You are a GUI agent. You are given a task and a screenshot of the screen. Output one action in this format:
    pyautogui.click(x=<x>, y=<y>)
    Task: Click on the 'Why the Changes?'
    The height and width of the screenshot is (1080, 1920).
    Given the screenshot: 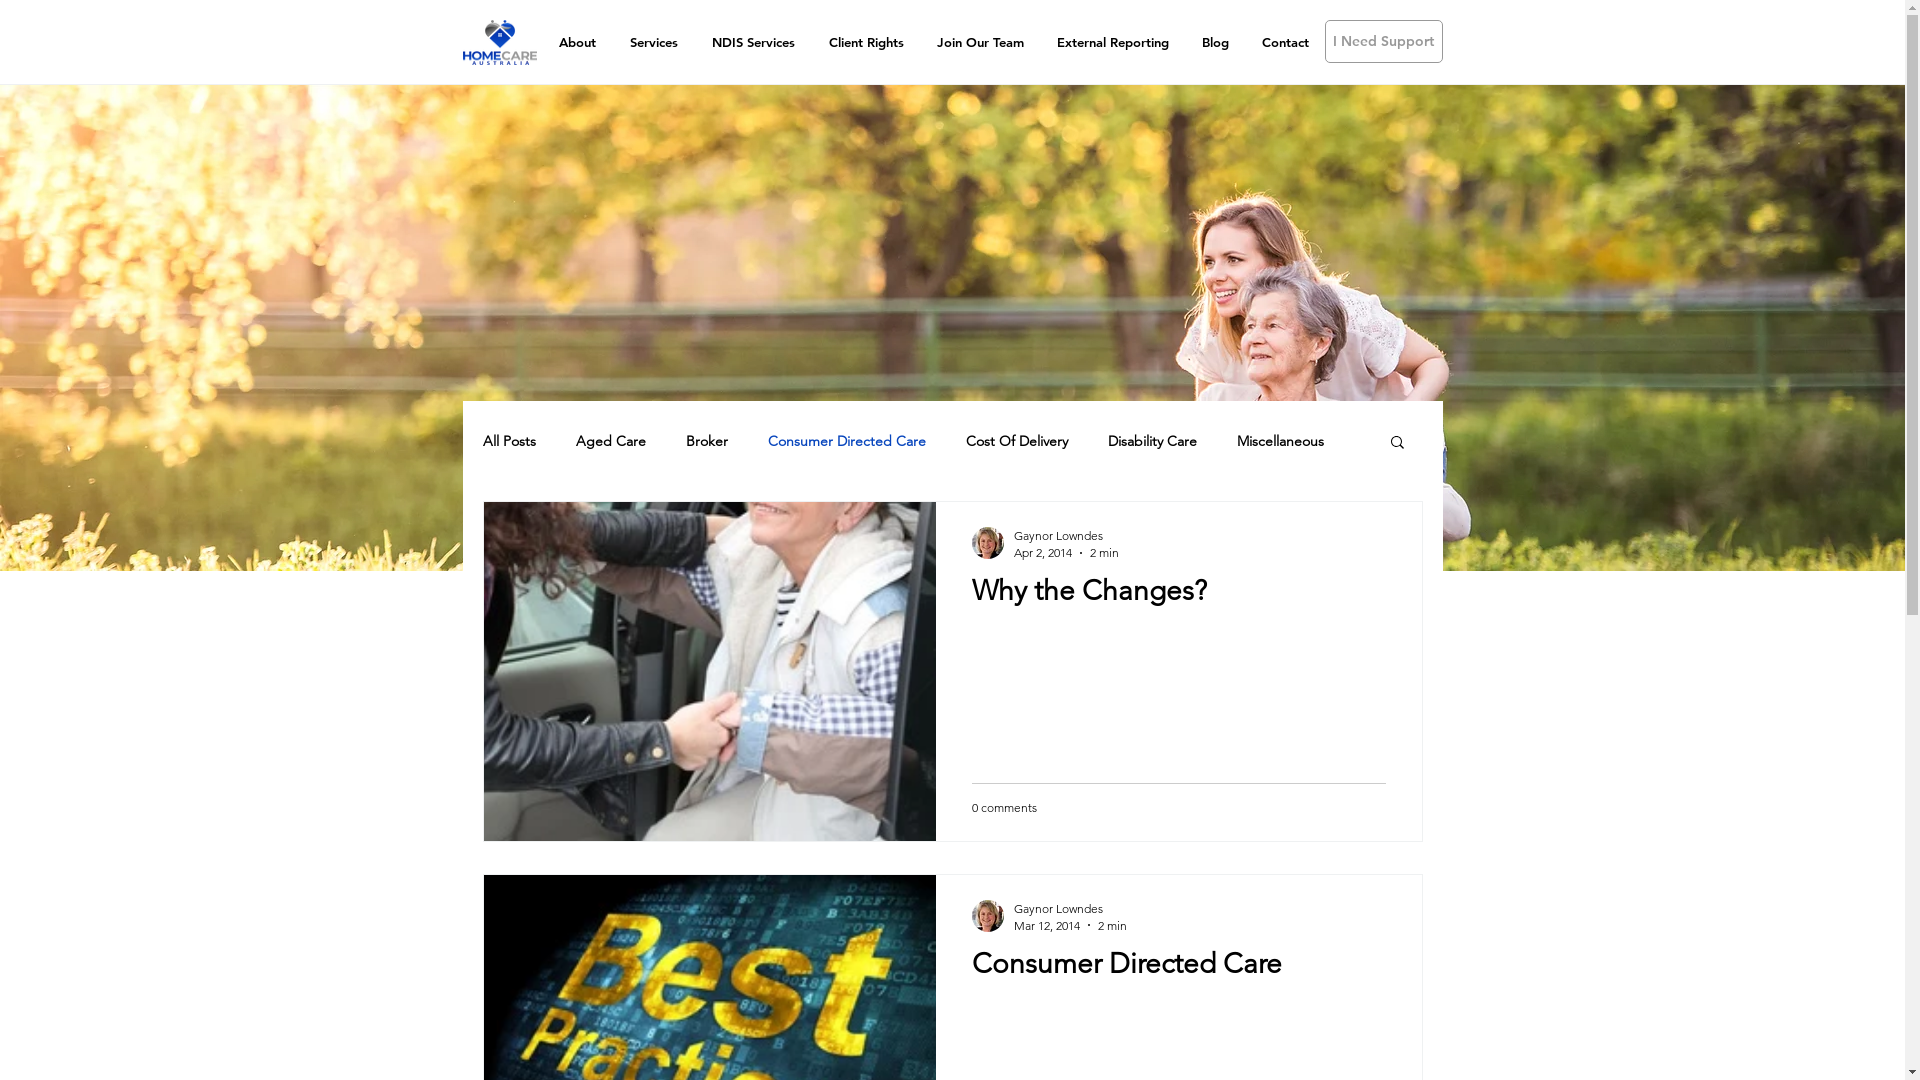 What is the action you would take?
    pyautogui.click(x=971, y=595)
    